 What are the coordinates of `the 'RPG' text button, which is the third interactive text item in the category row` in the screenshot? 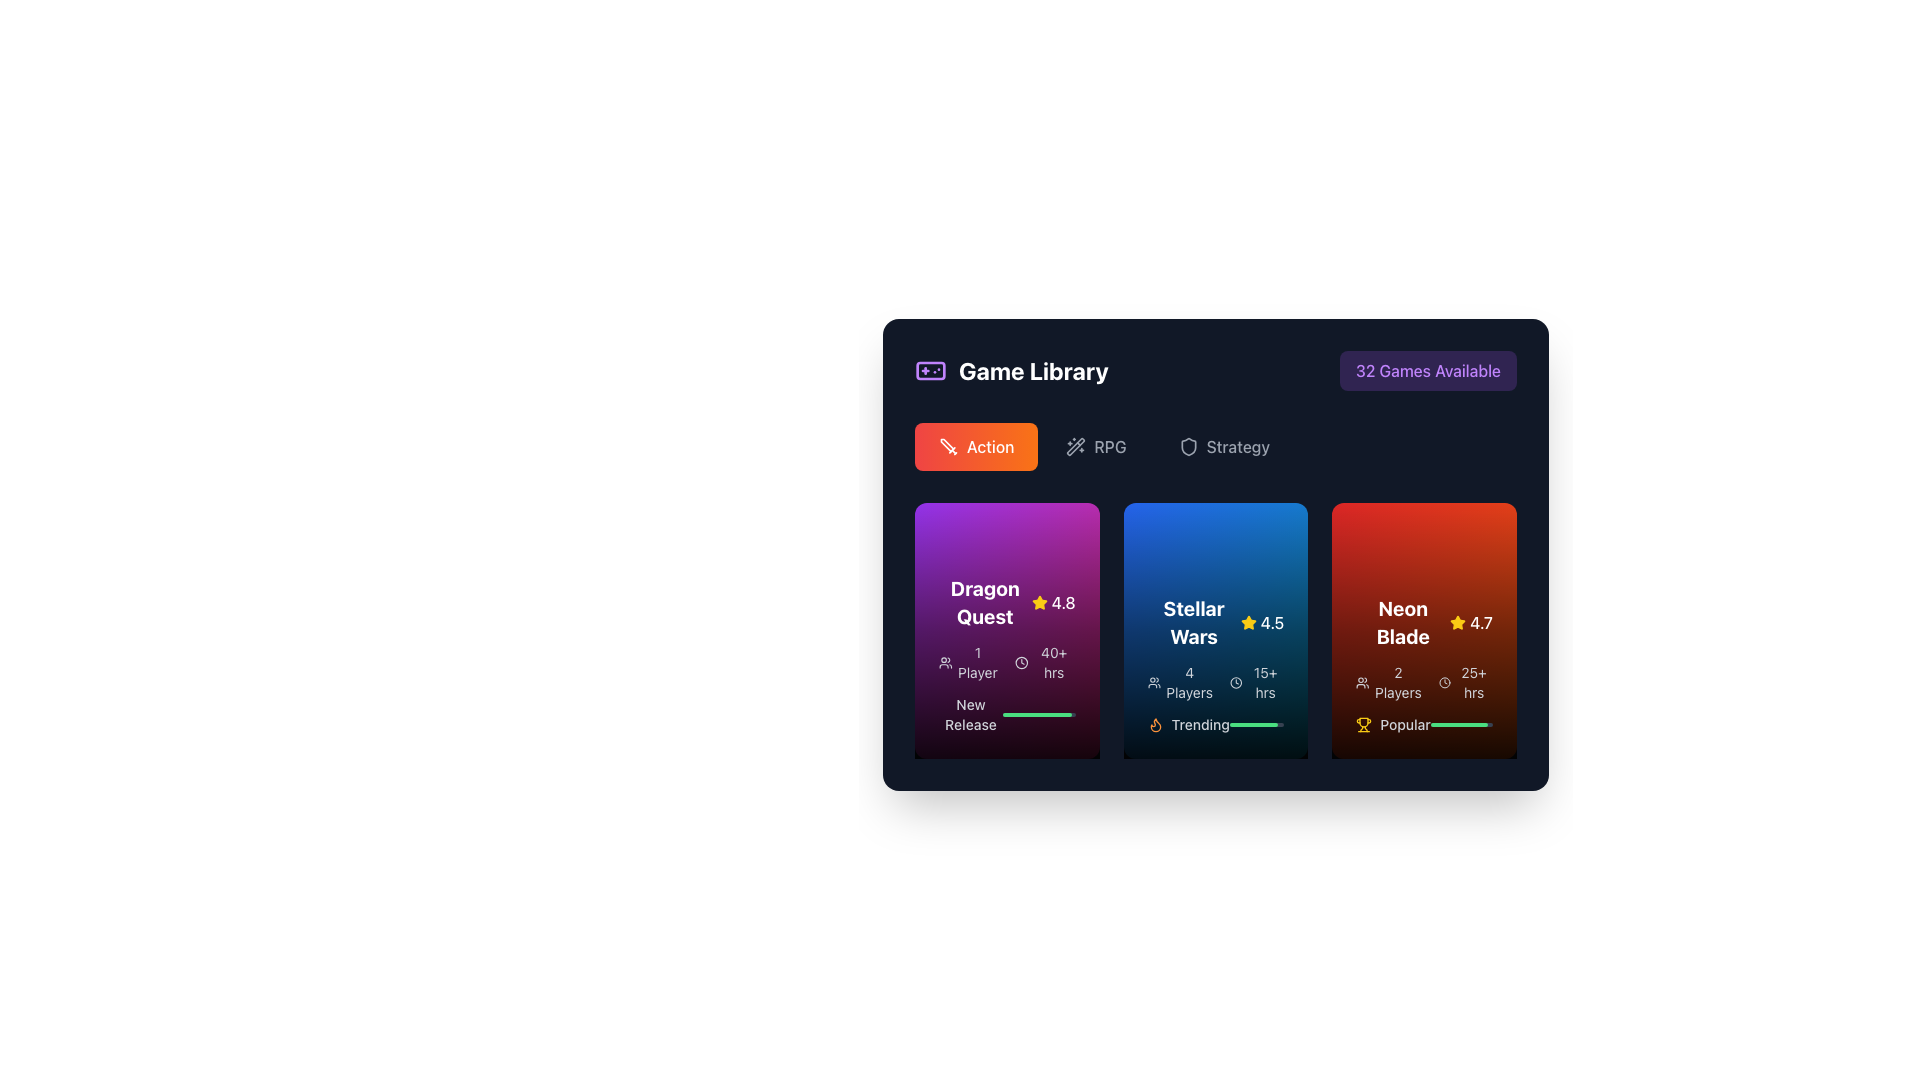 It's located at (1109, 446).